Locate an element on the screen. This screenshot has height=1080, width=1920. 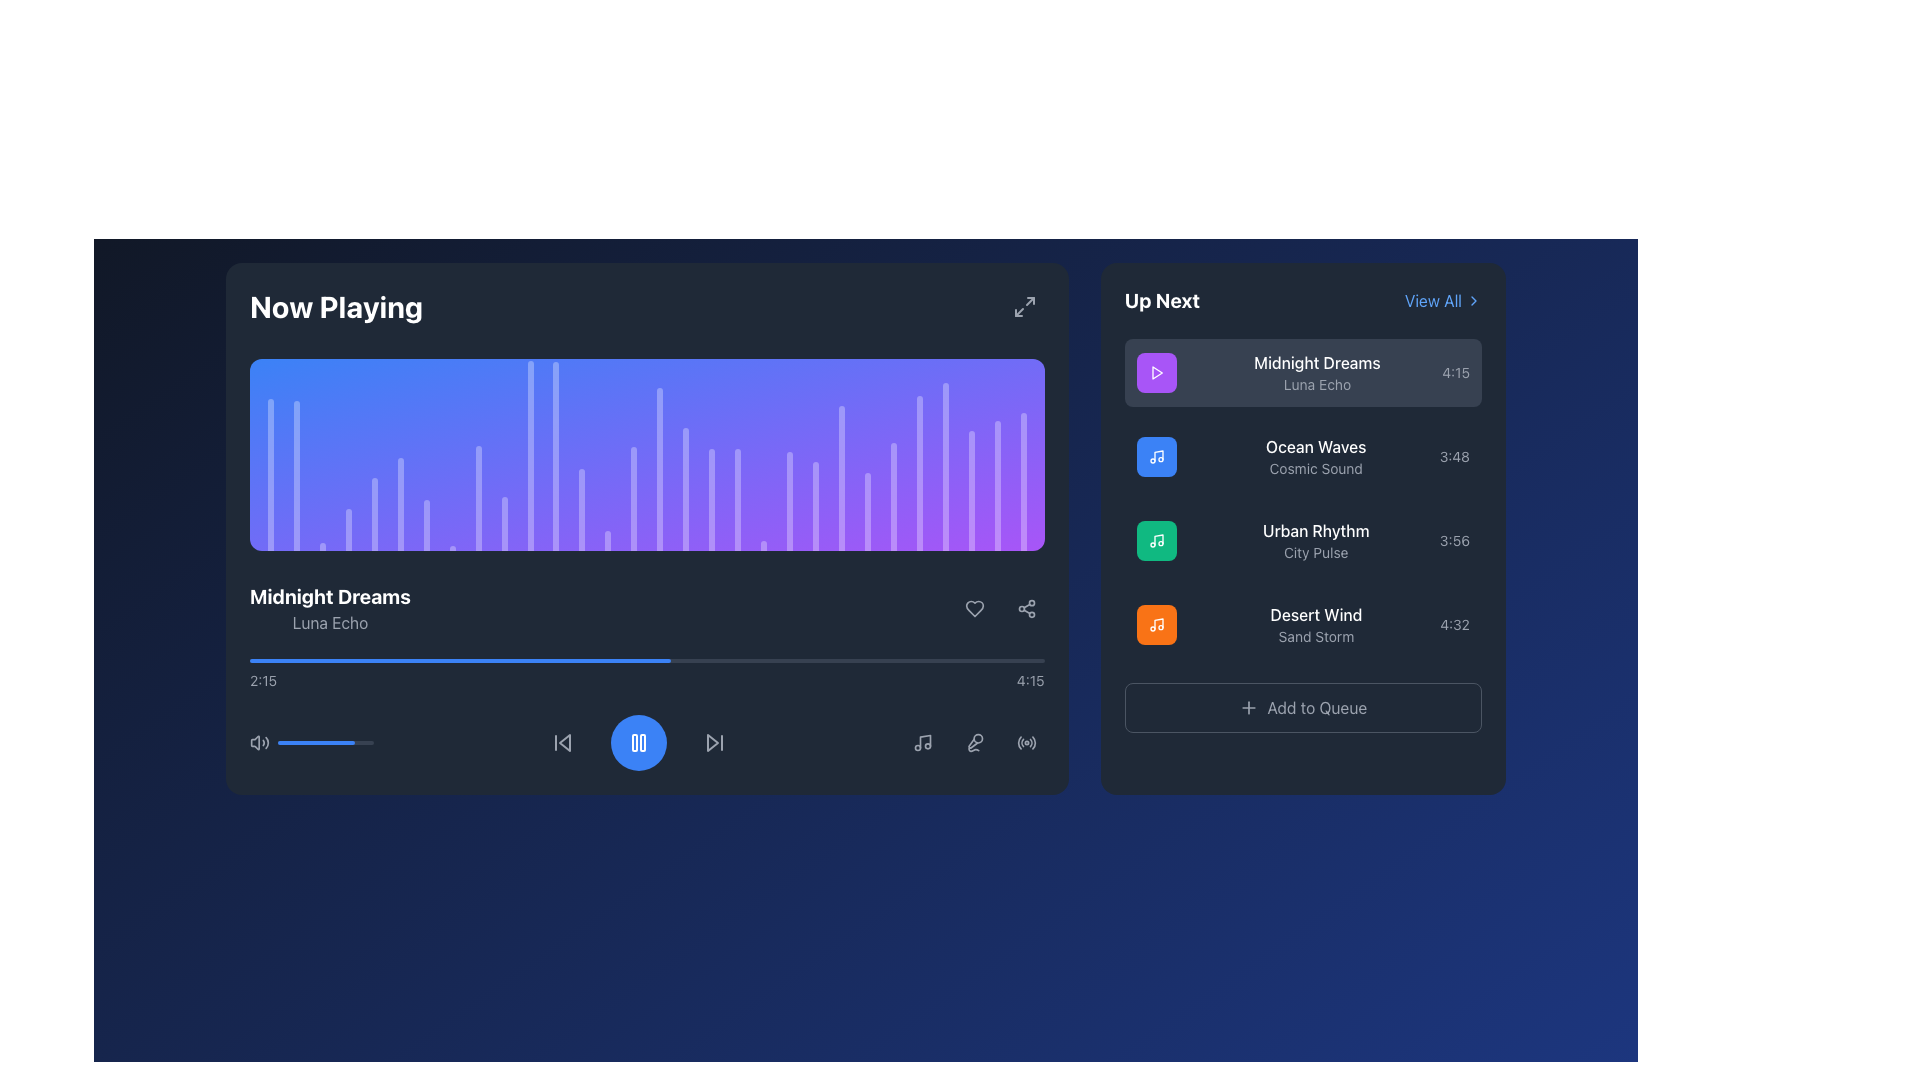
the third vertical visualization bar in the audio spectrum, which indicates a moment of low intensity, located in the lower half of the 'Now Playing' panel is located at coordinates (322, 546).